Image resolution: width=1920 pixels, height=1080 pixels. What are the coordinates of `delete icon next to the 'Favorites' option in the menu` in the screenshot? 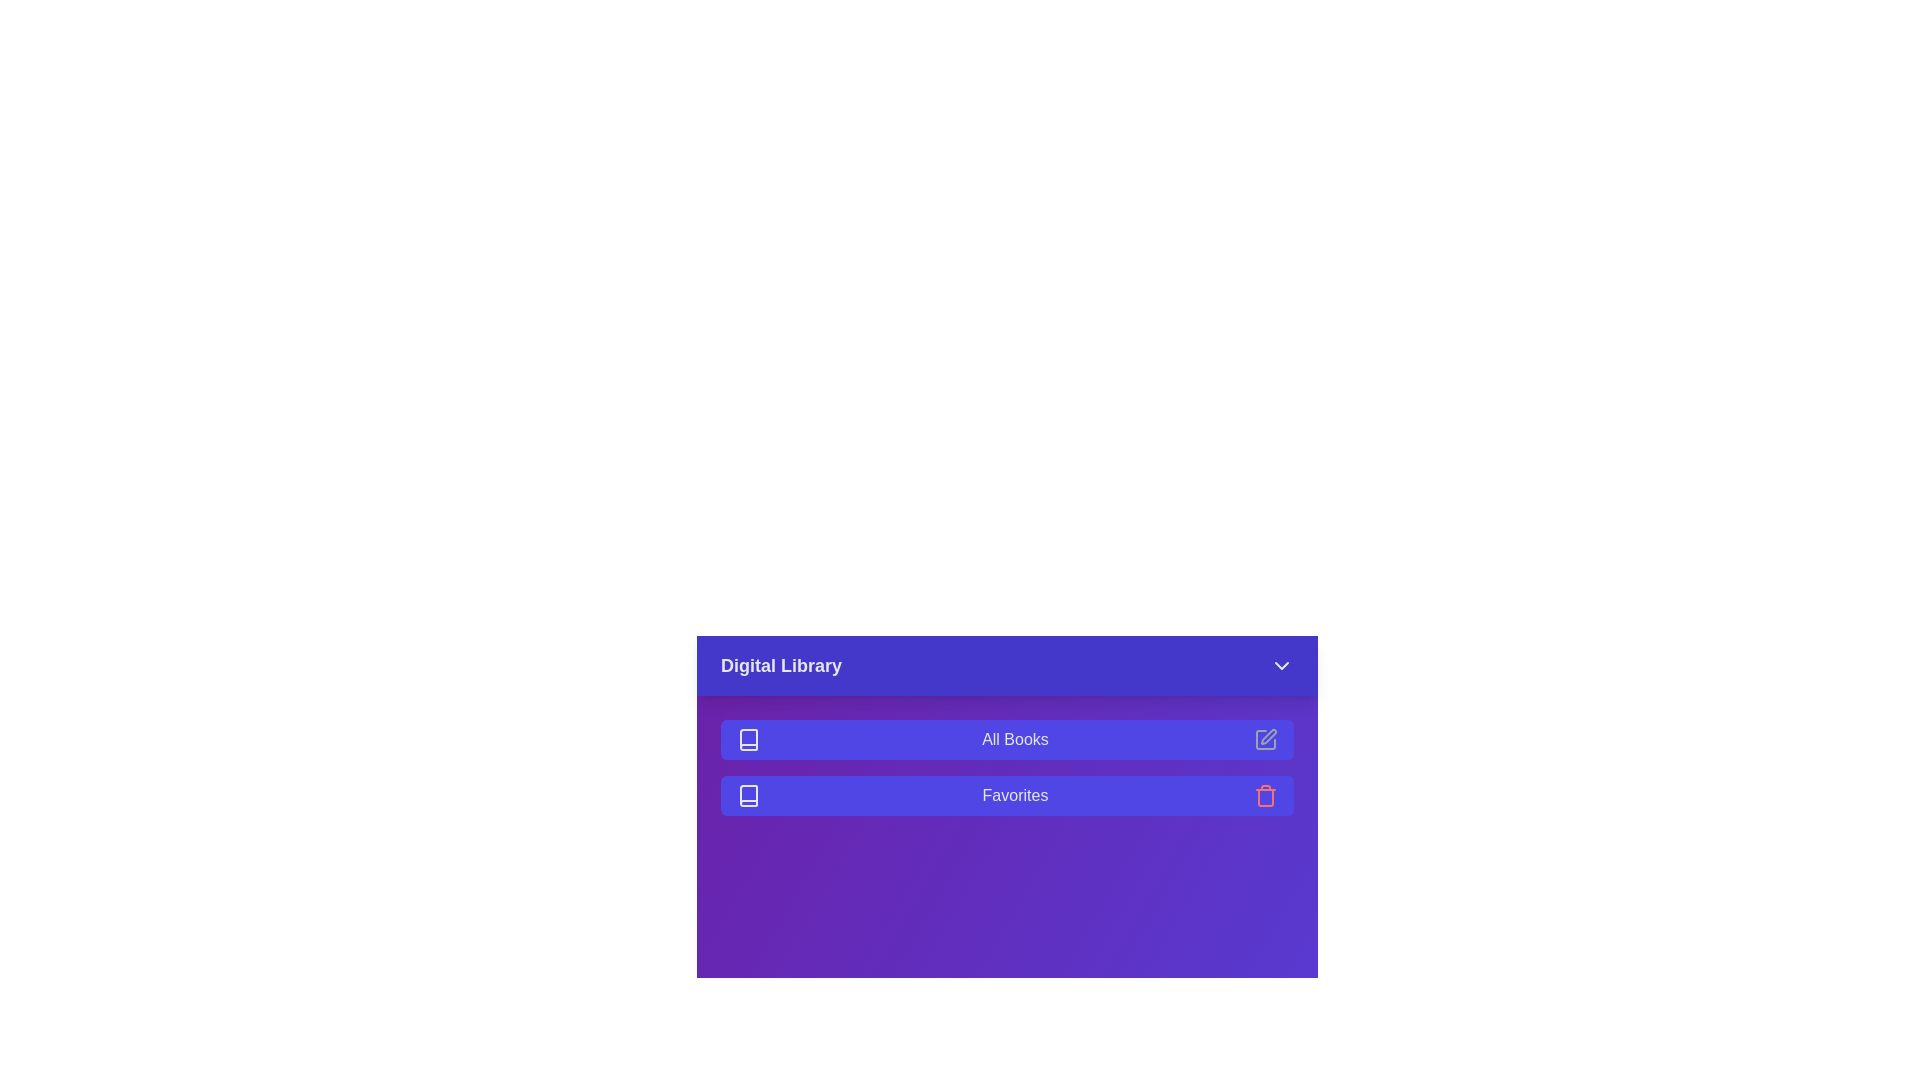 It's located at (1265, 794).